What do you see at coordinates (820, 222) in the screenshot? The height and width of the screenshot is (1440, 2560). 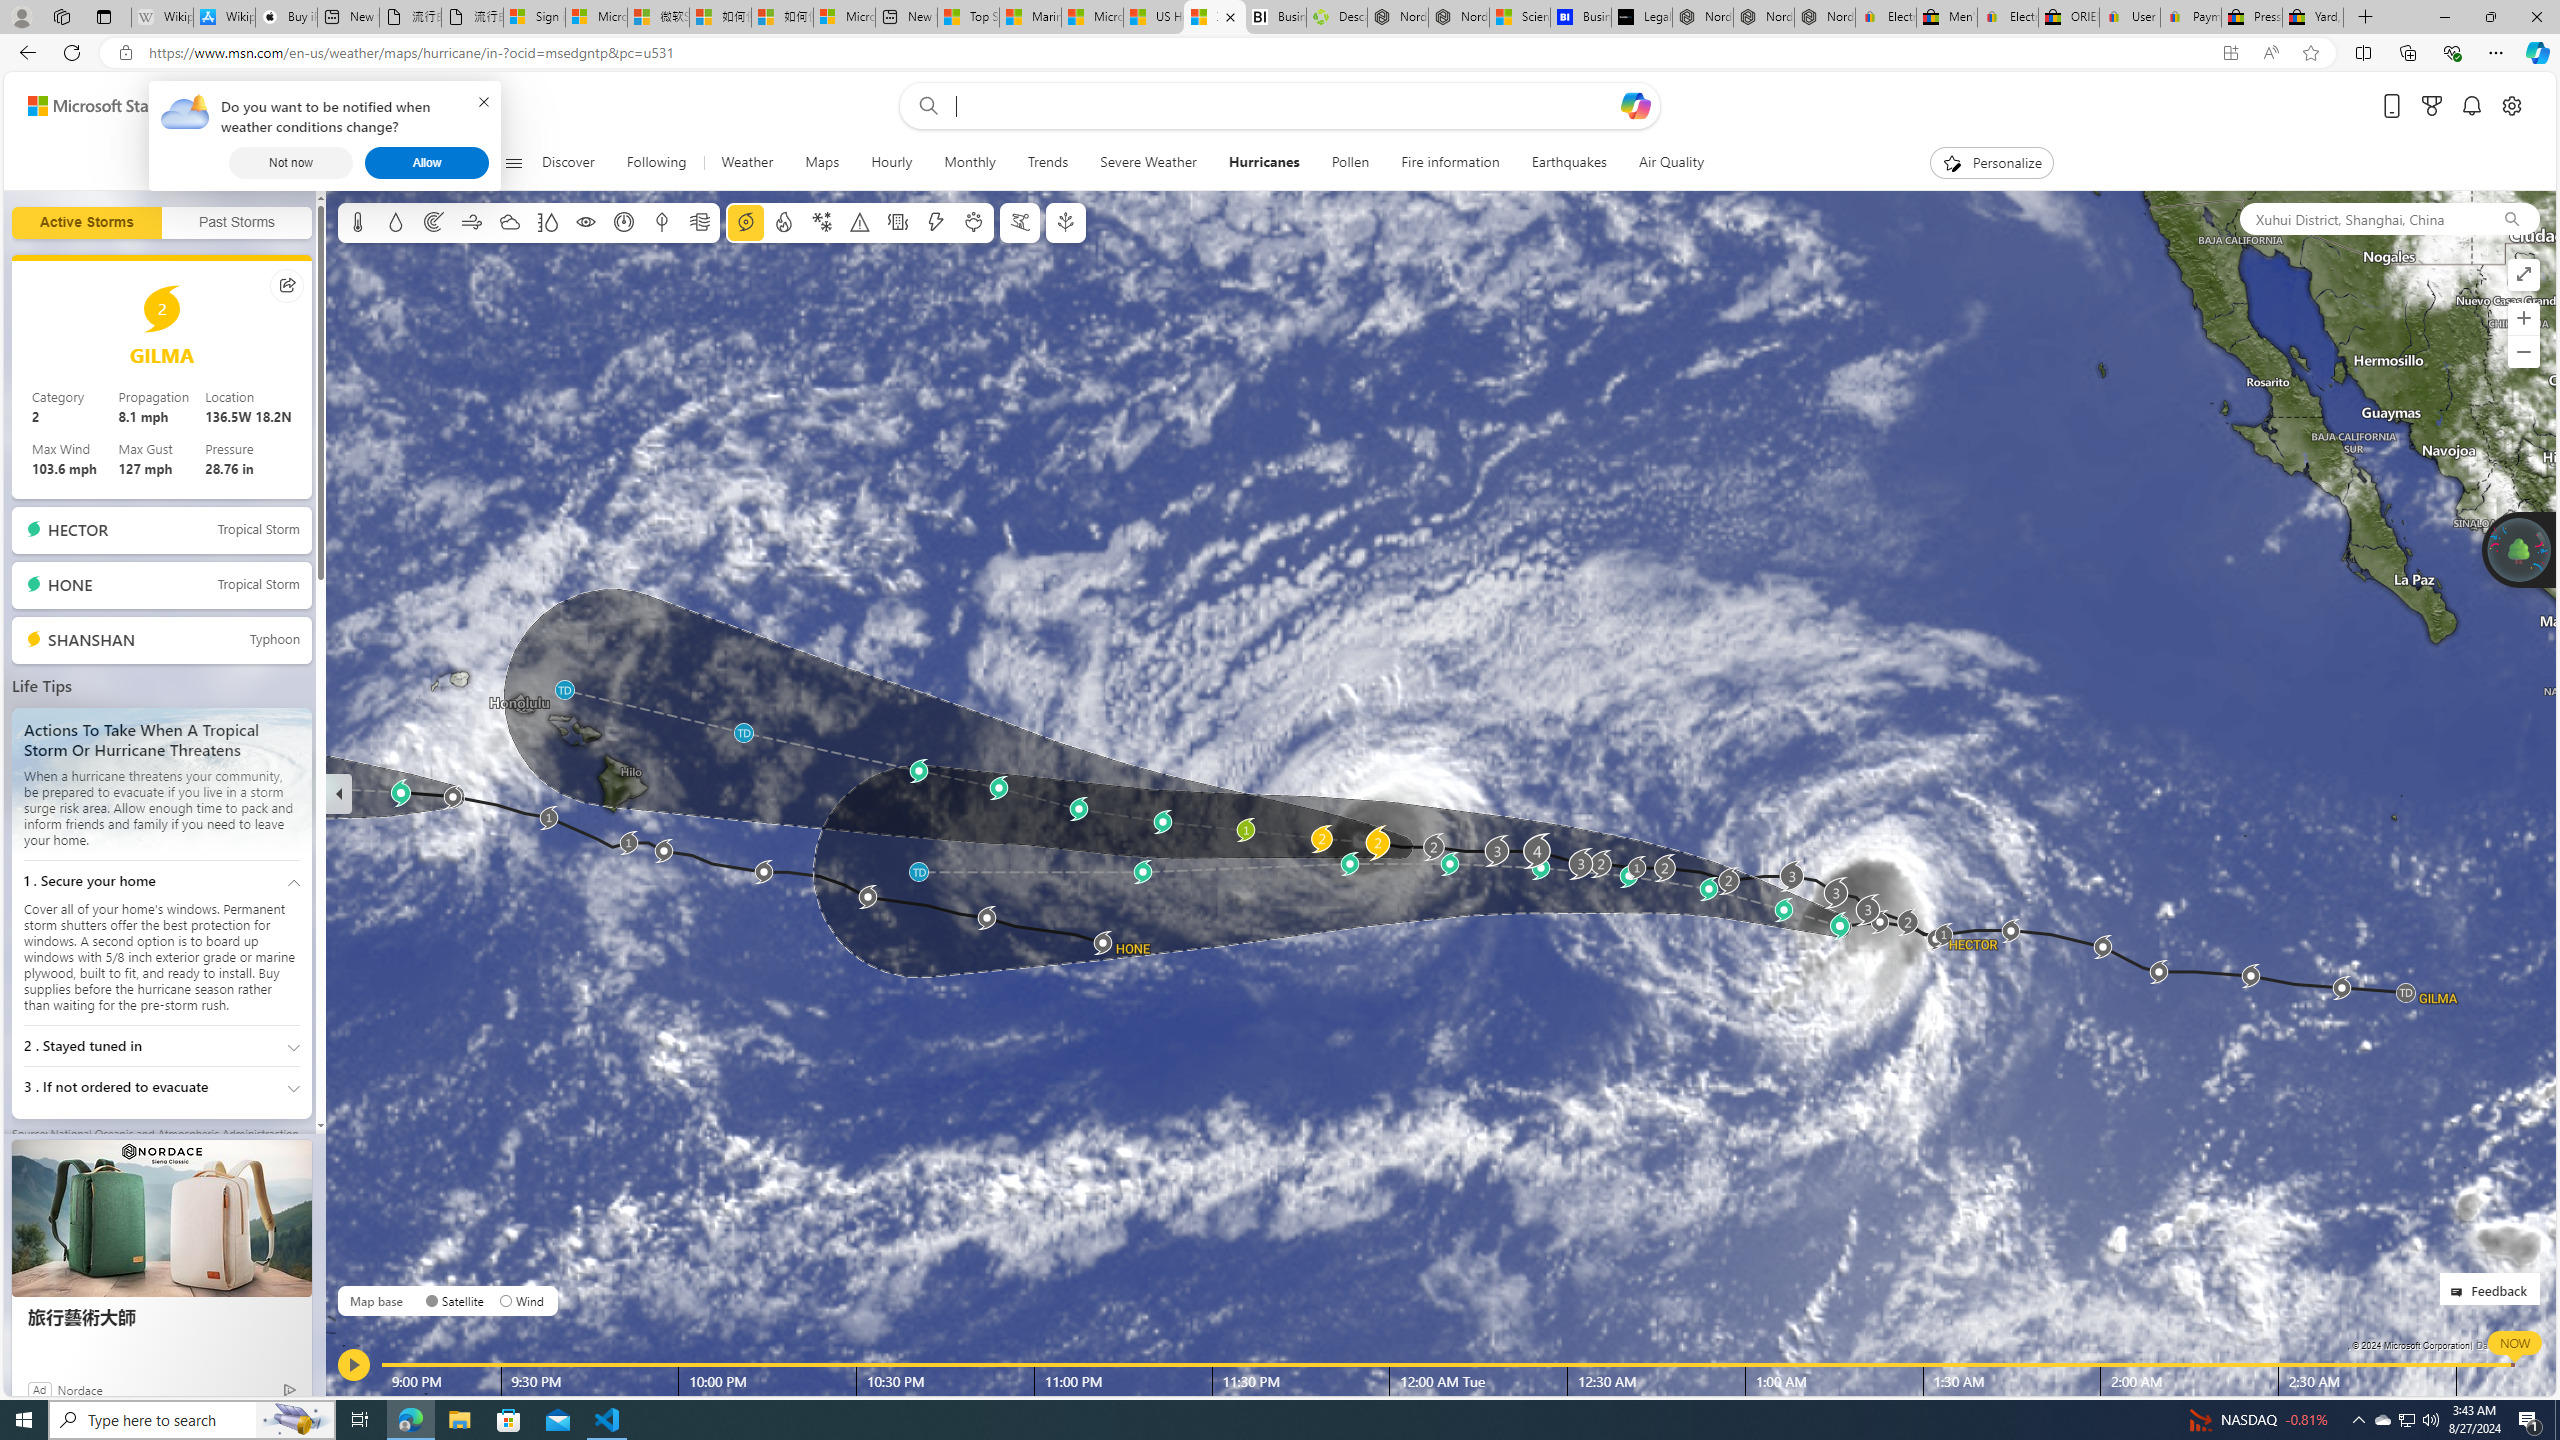 I see `'Winter weather'` at bounding box center [820, 222].